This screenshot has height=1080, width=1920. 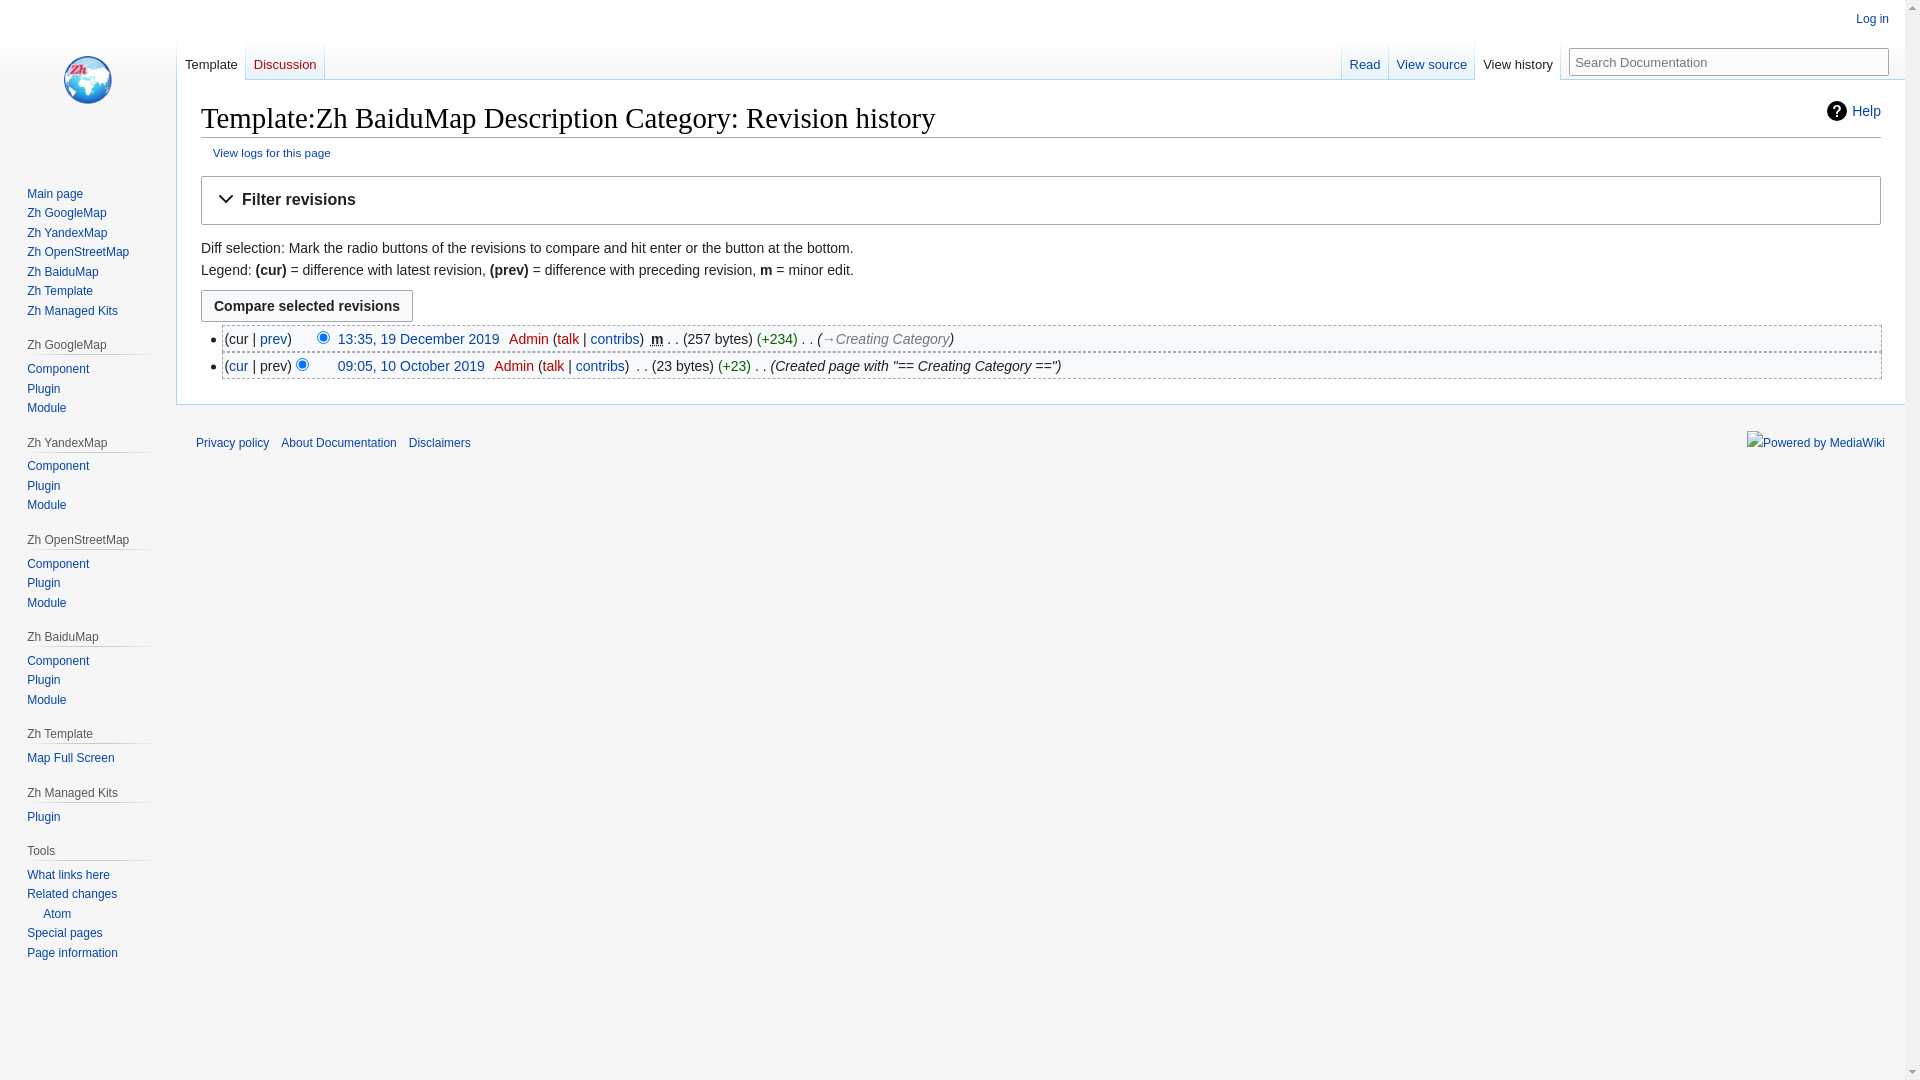 I want to click on 'Zh BaiduMap', so click(x=62, y=272).